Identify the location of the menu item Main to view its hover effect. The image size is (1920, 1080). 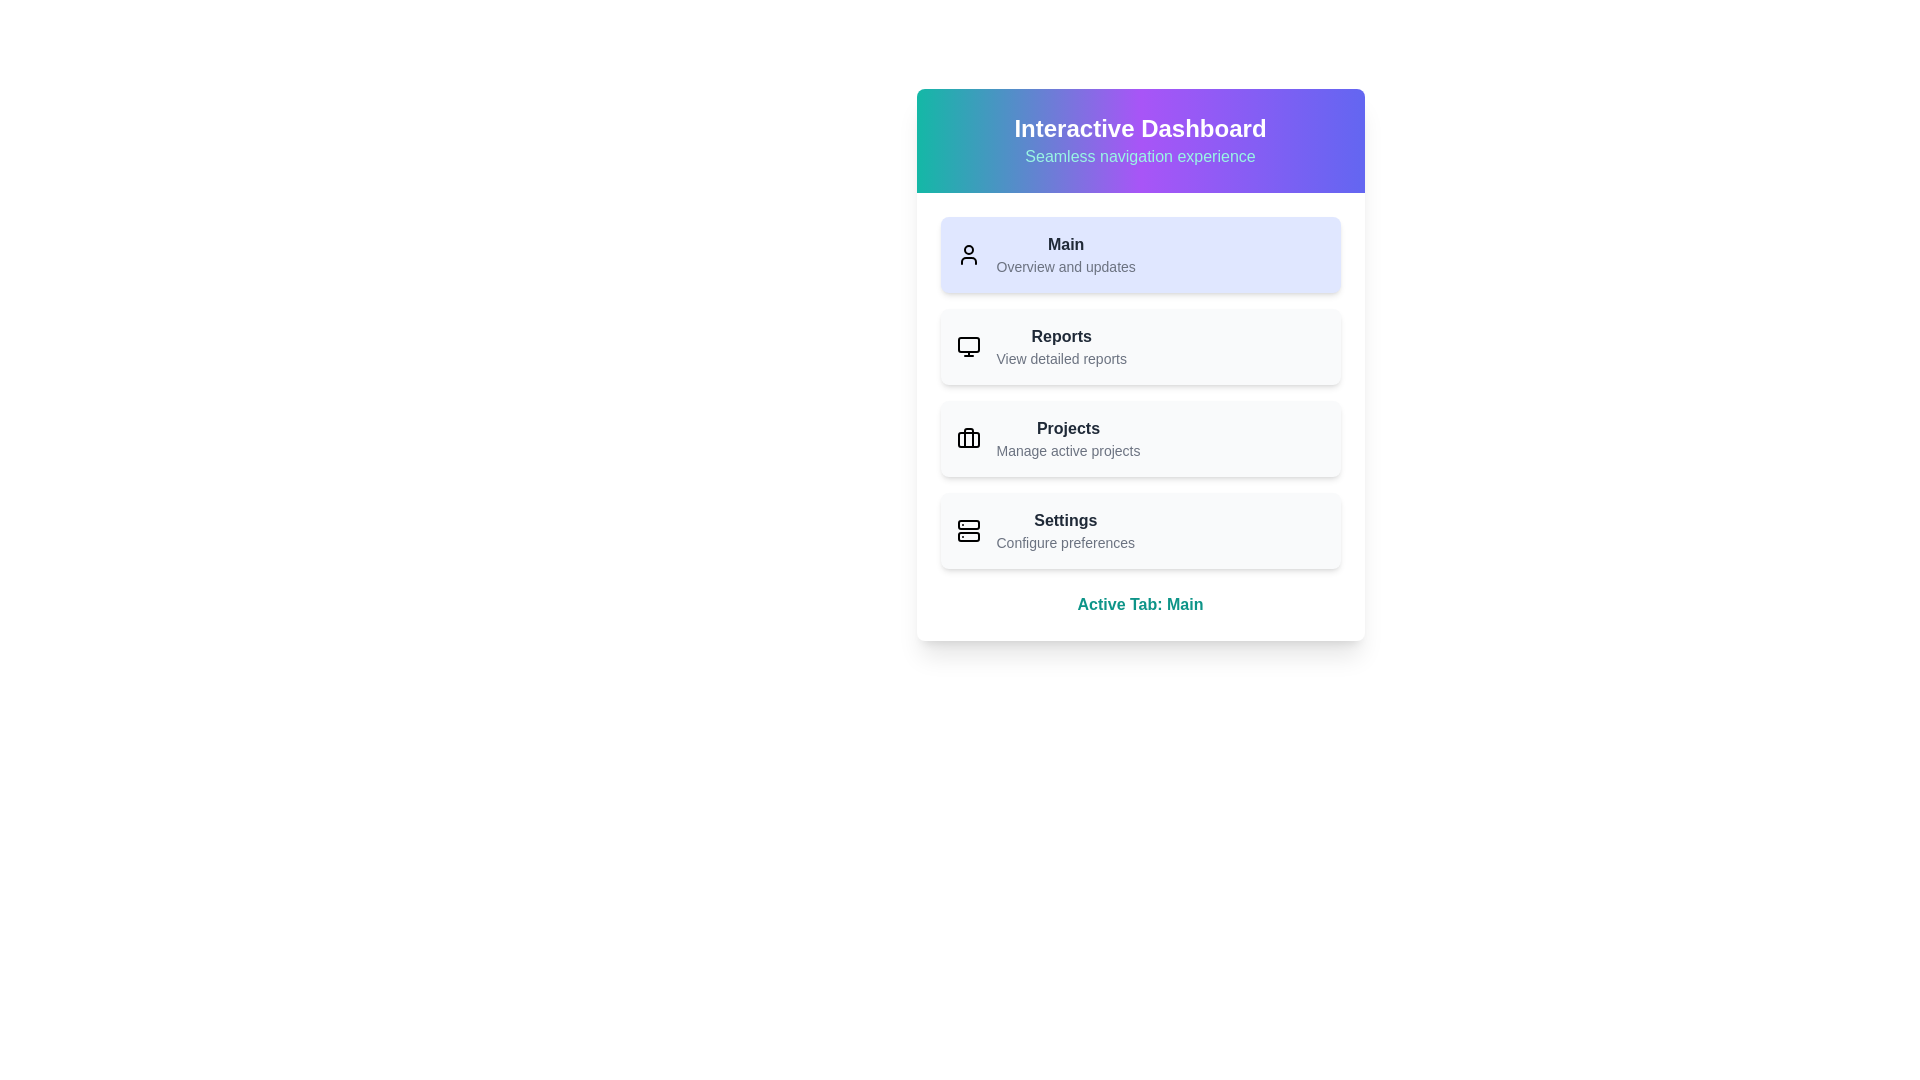
(1140, 253).